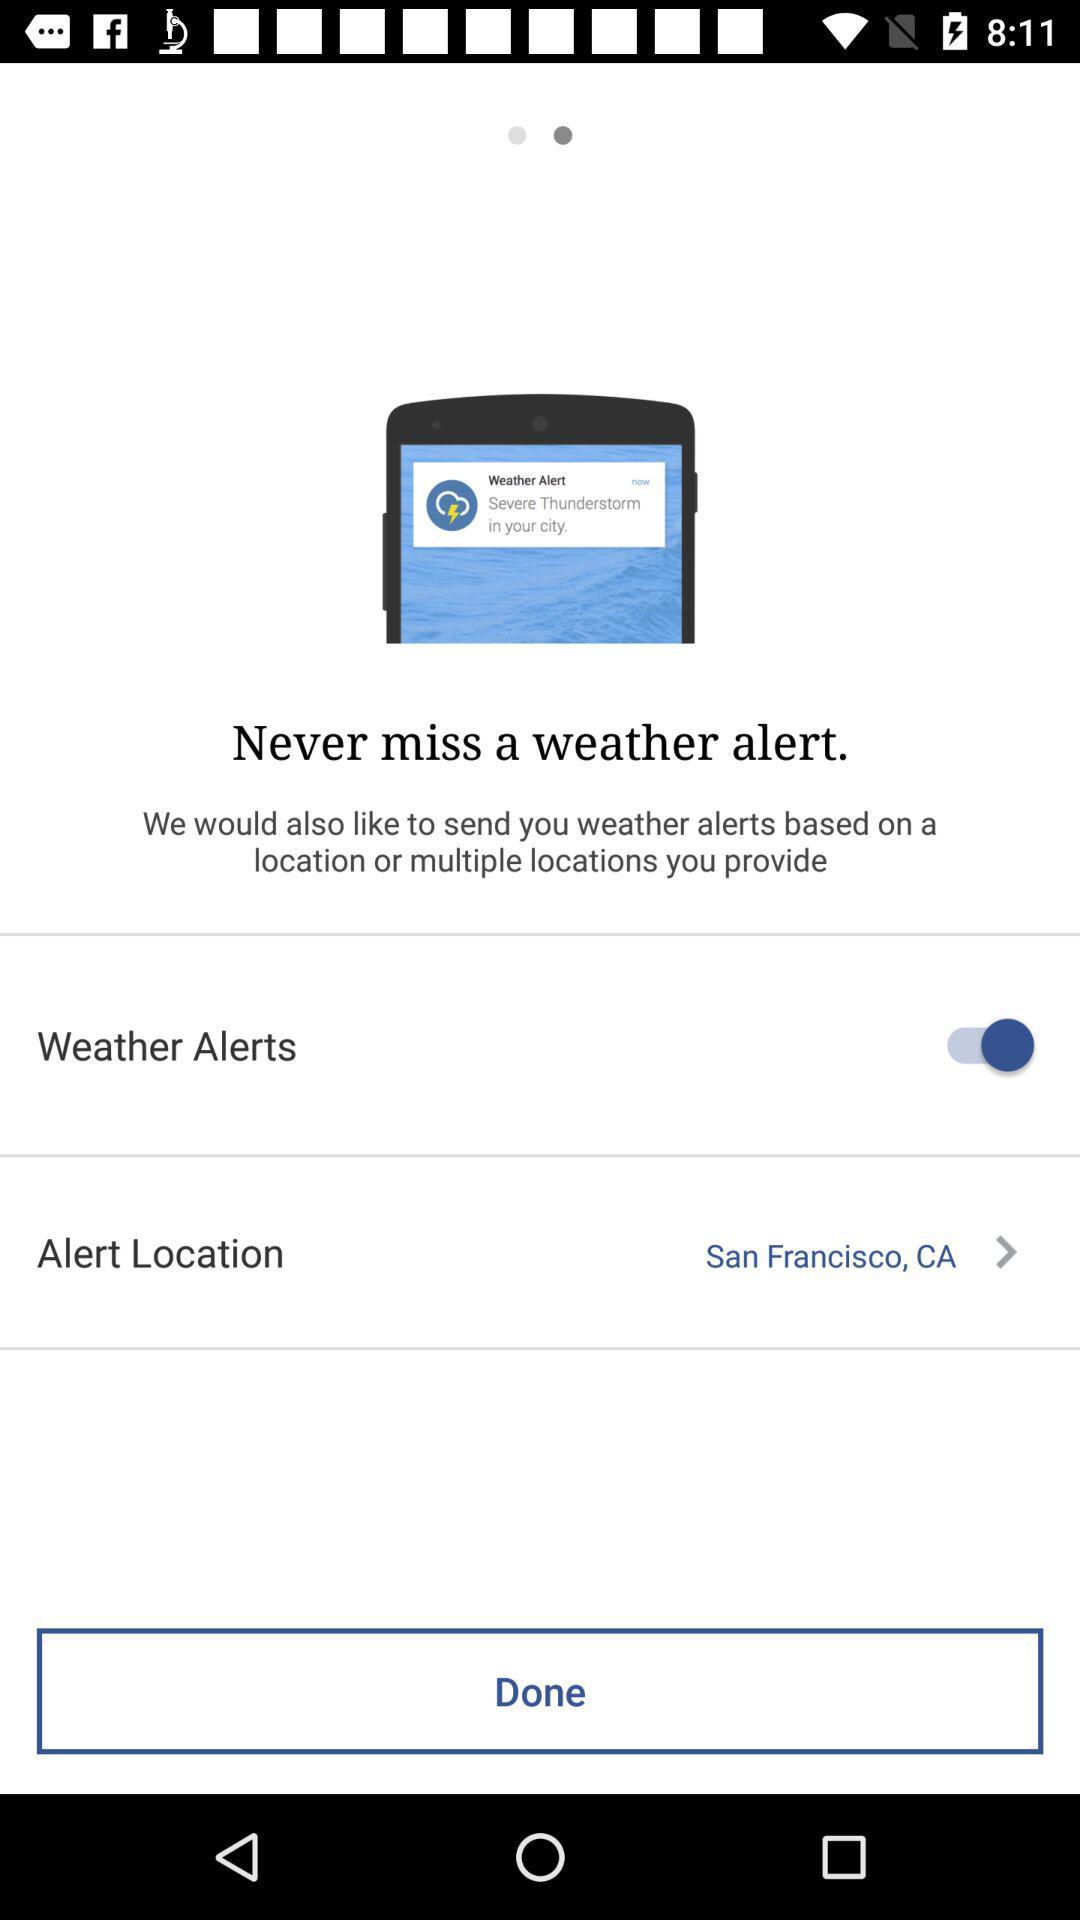 The width and height of the screenshot is (1080, 1920). What do you see at coordinates (540, 1690) in the screenshot?
I see `done item` at bounding box center [540, 1690].